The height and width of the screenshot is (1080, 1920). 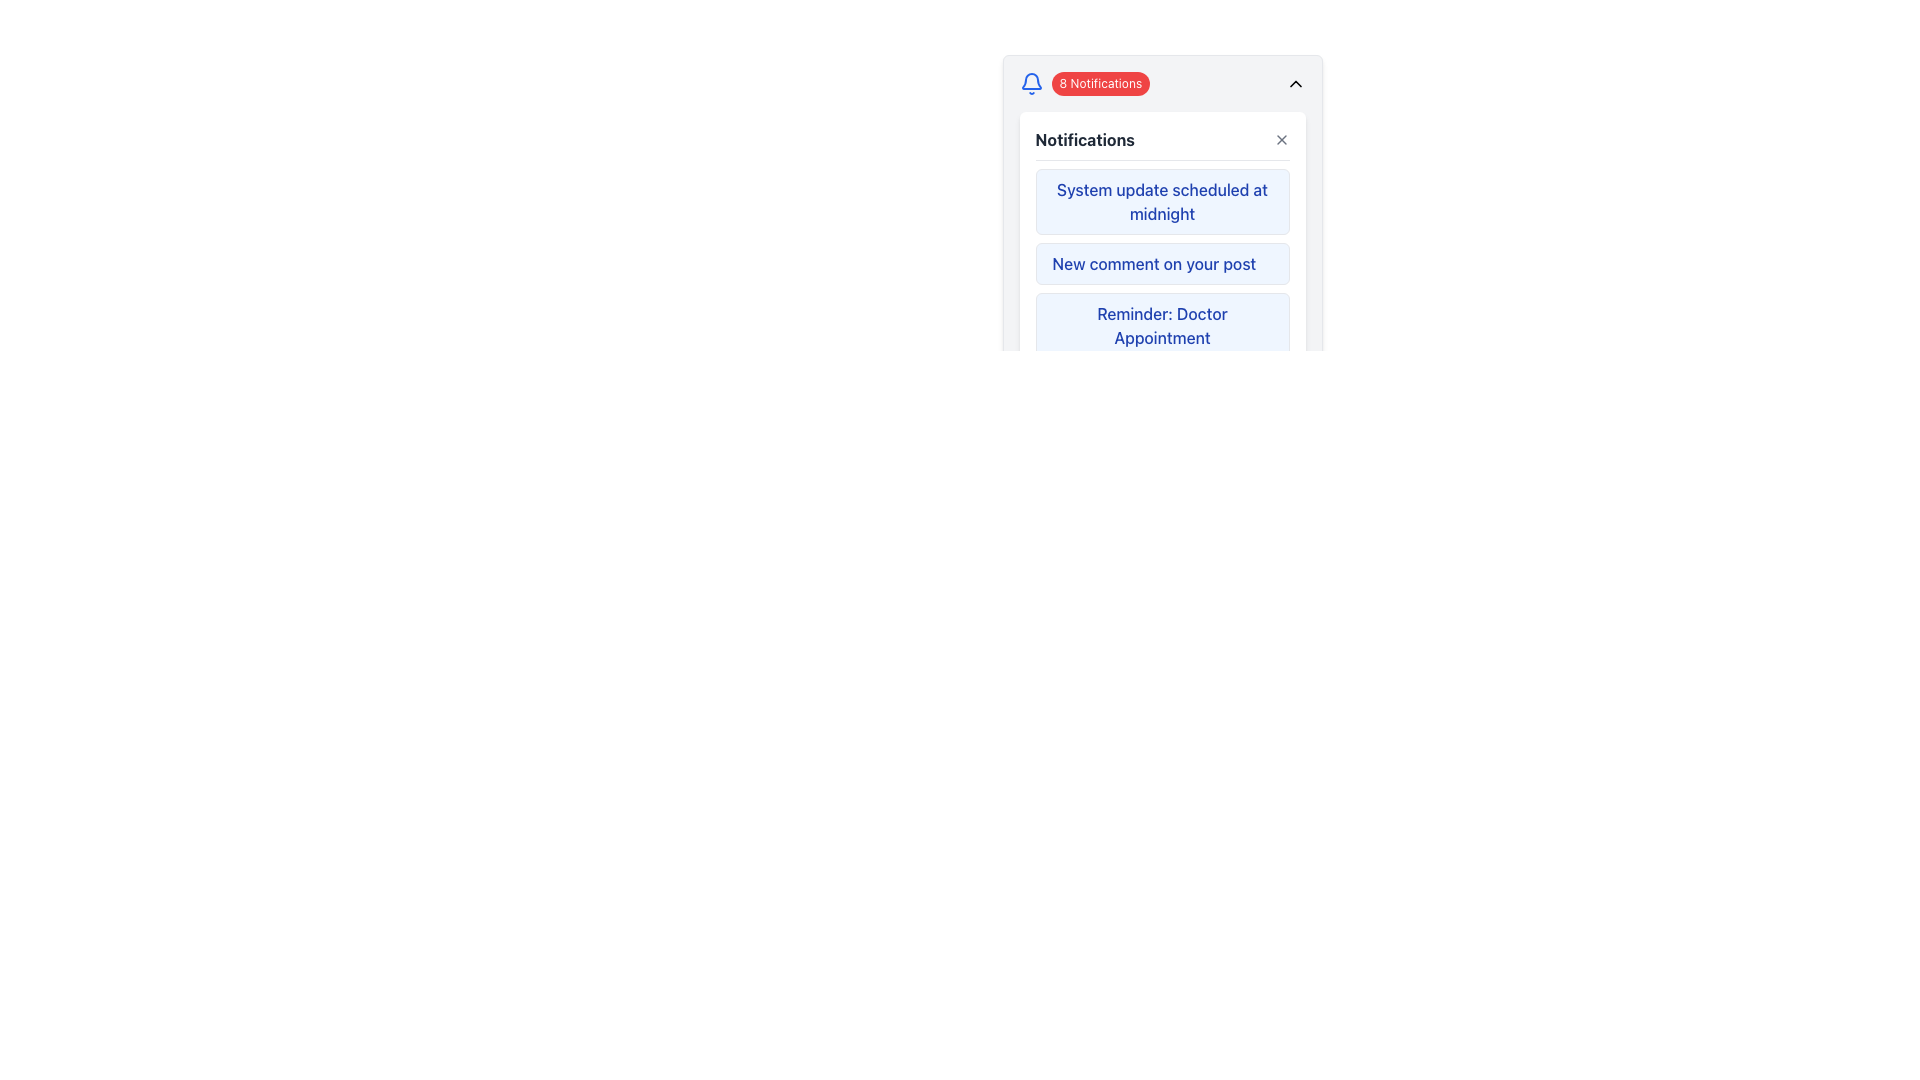 I want to click on the second notification in the notification panel that displays a summary about a comment received on a user's post, so click(x=1162, y=262).